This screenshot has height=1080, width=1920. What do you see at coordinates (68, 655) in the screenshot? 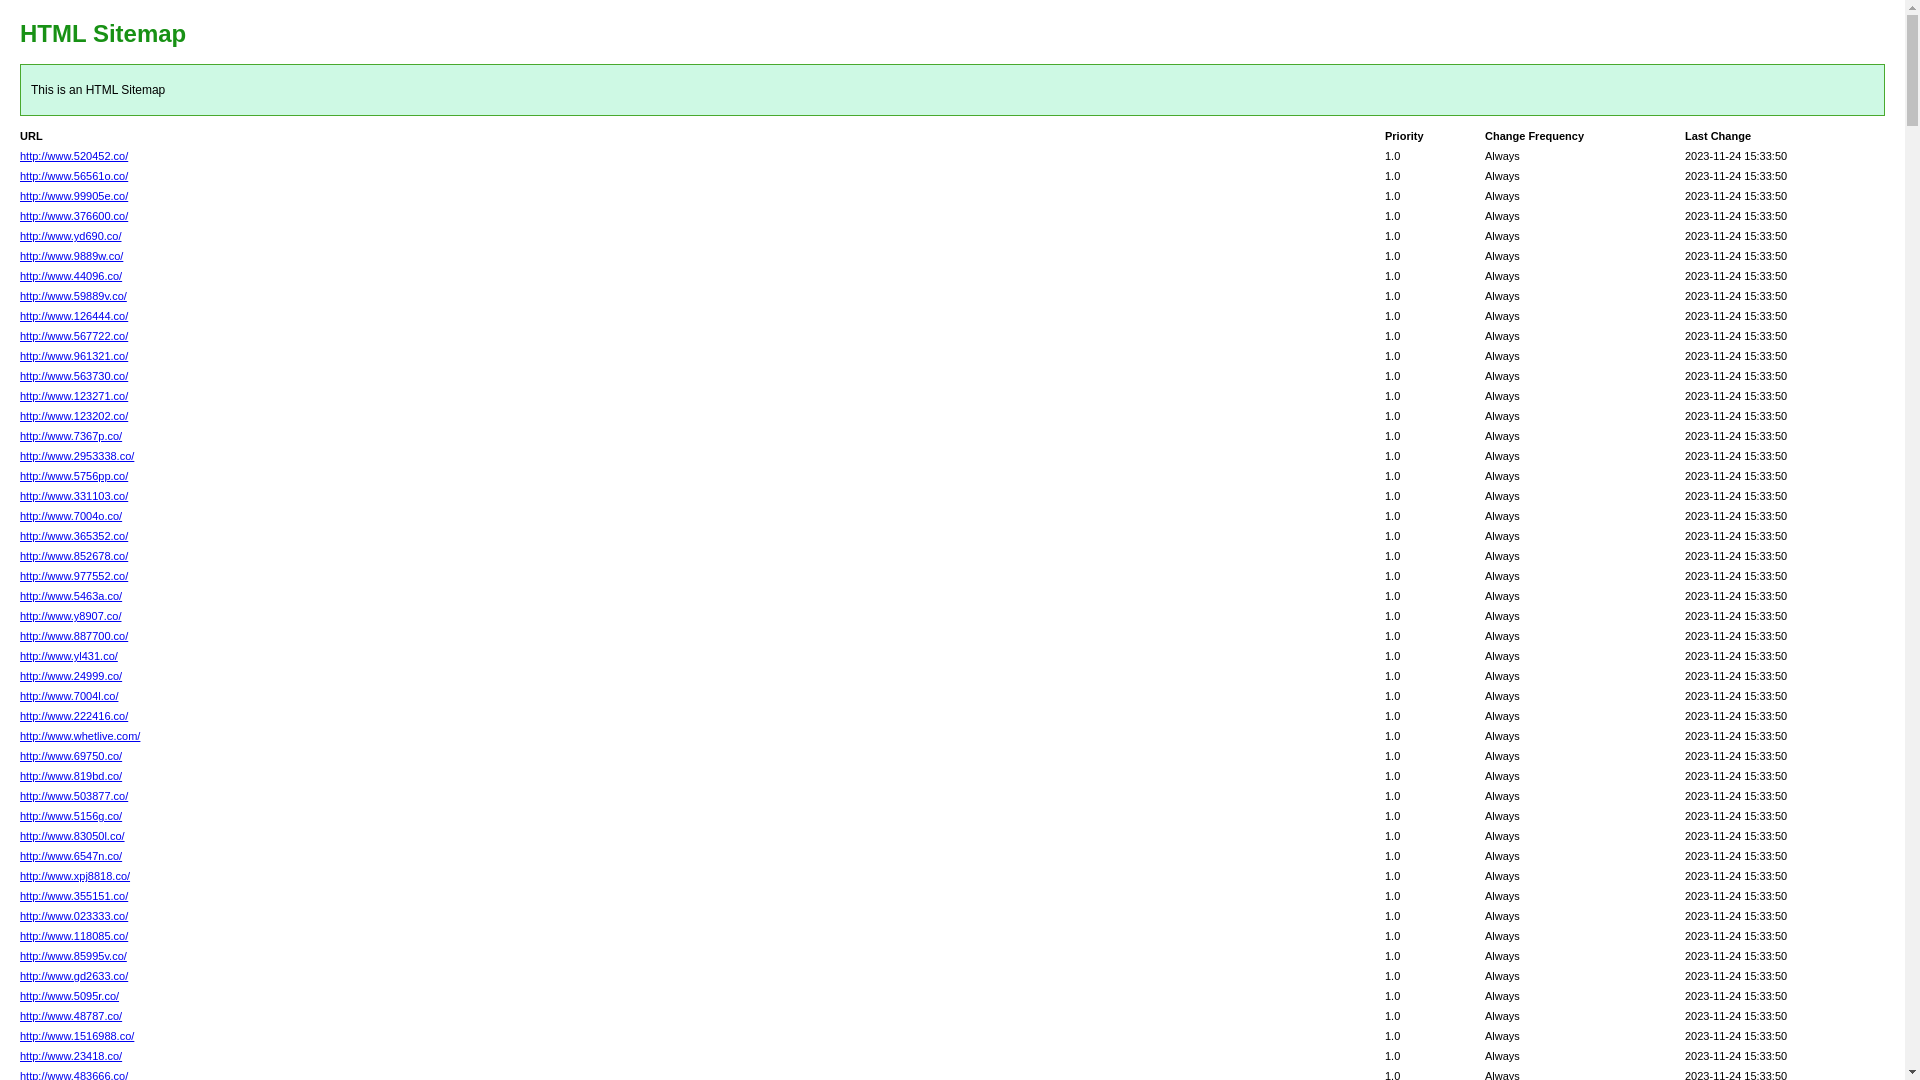
I see `'http://www.yl431.co/'` at bounding box center [68, 655].